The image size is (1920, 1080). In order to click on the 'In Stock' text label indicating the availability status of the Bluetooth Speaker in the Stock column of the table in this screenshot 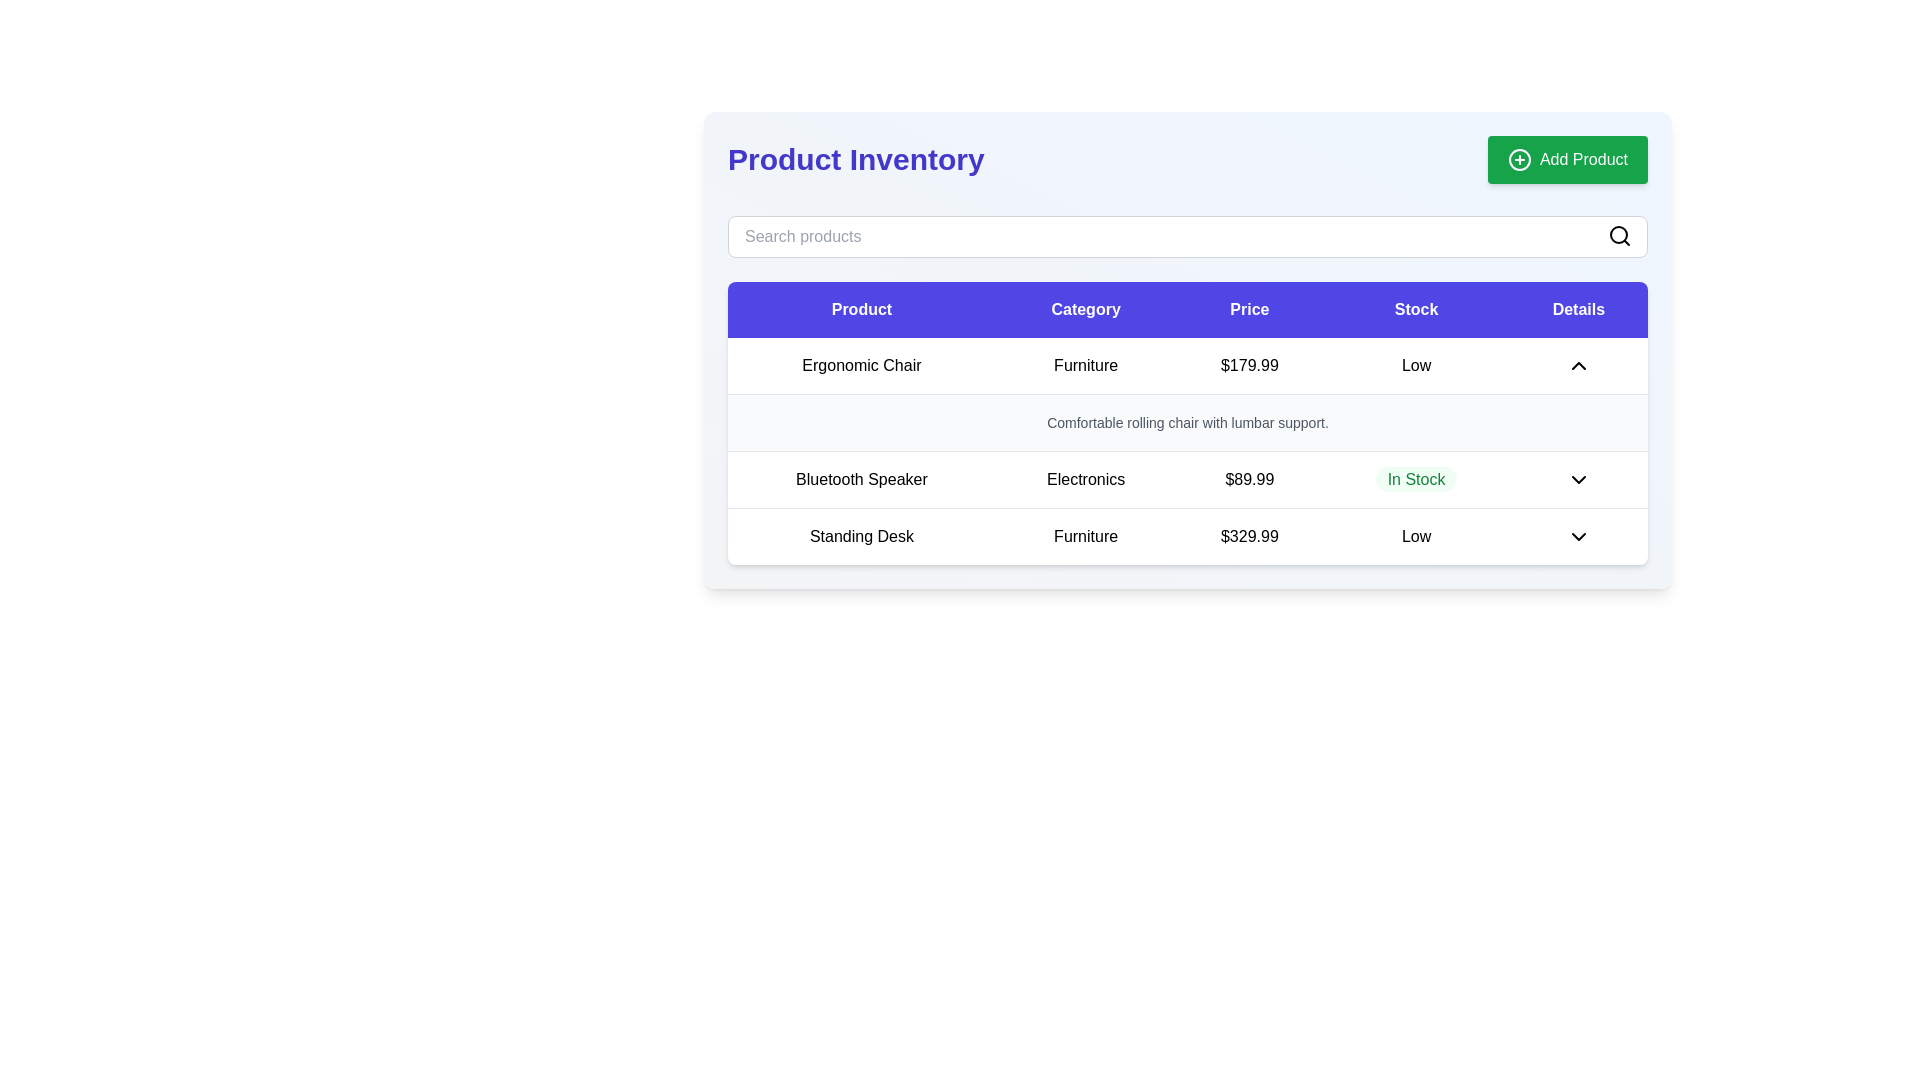, I will do `click(1415, 479)`.